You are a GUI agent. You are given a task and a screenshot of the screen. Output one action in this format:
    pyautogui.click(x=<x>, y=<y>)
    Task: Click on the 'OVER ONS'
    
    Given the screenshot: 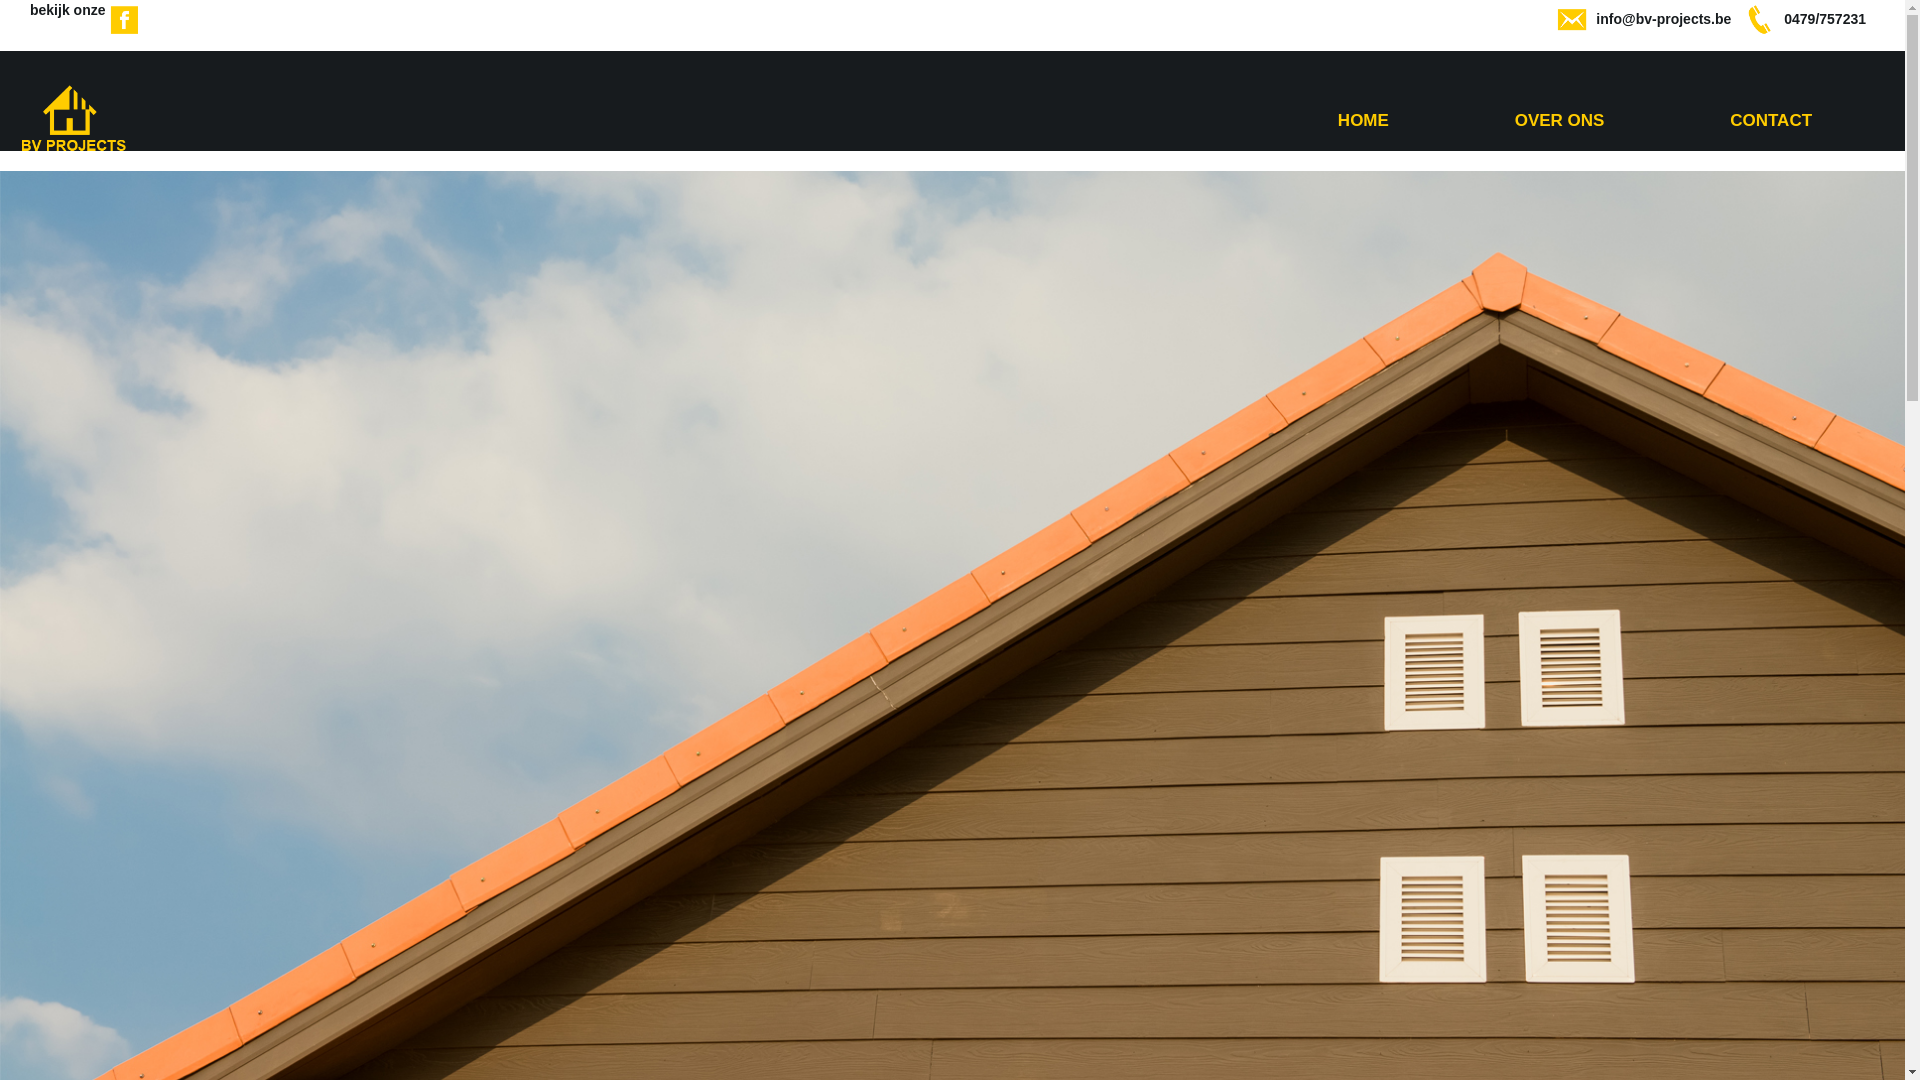 What is the action you would take?
    pyautogui.click(x=1515, y=120)
    